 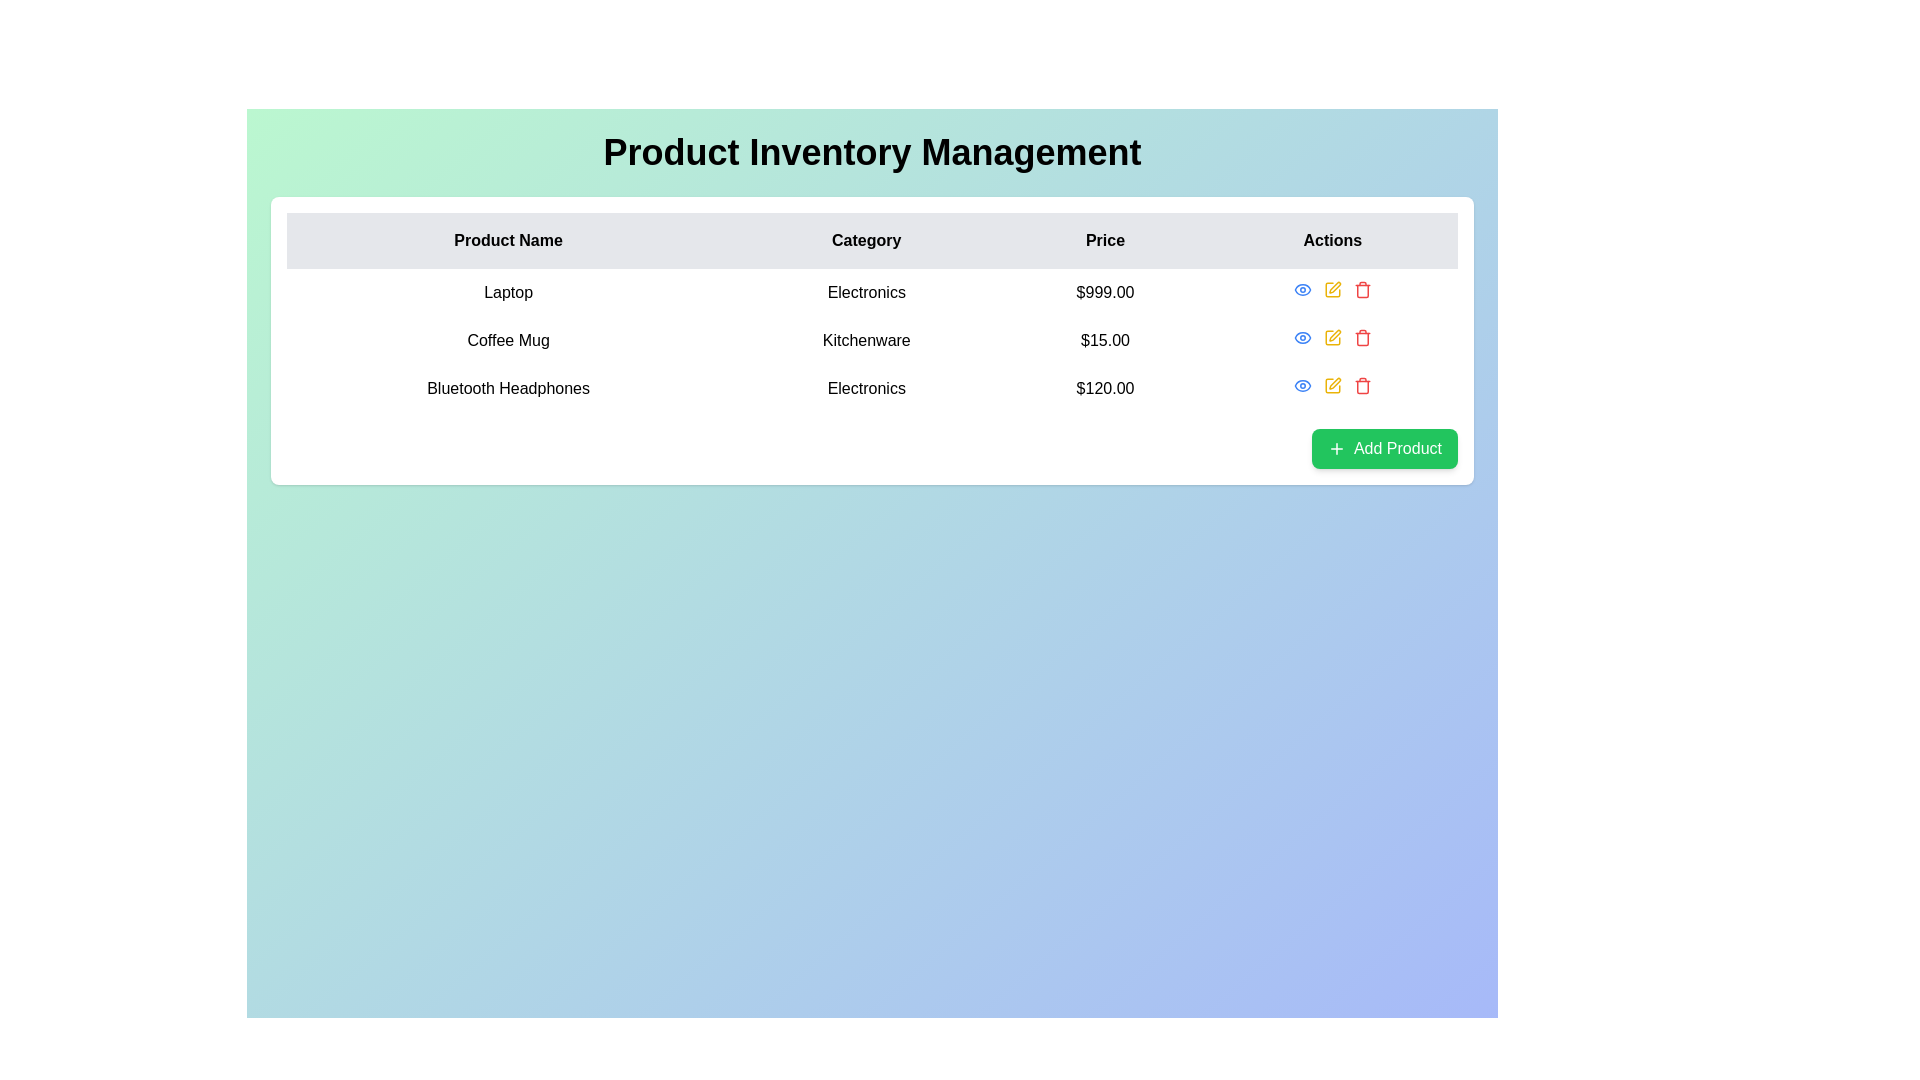 I want to click on the blue eye-shaped icon button in the first position of the 'Actions' column in the third row of the table, so click(x=1302, y=385).